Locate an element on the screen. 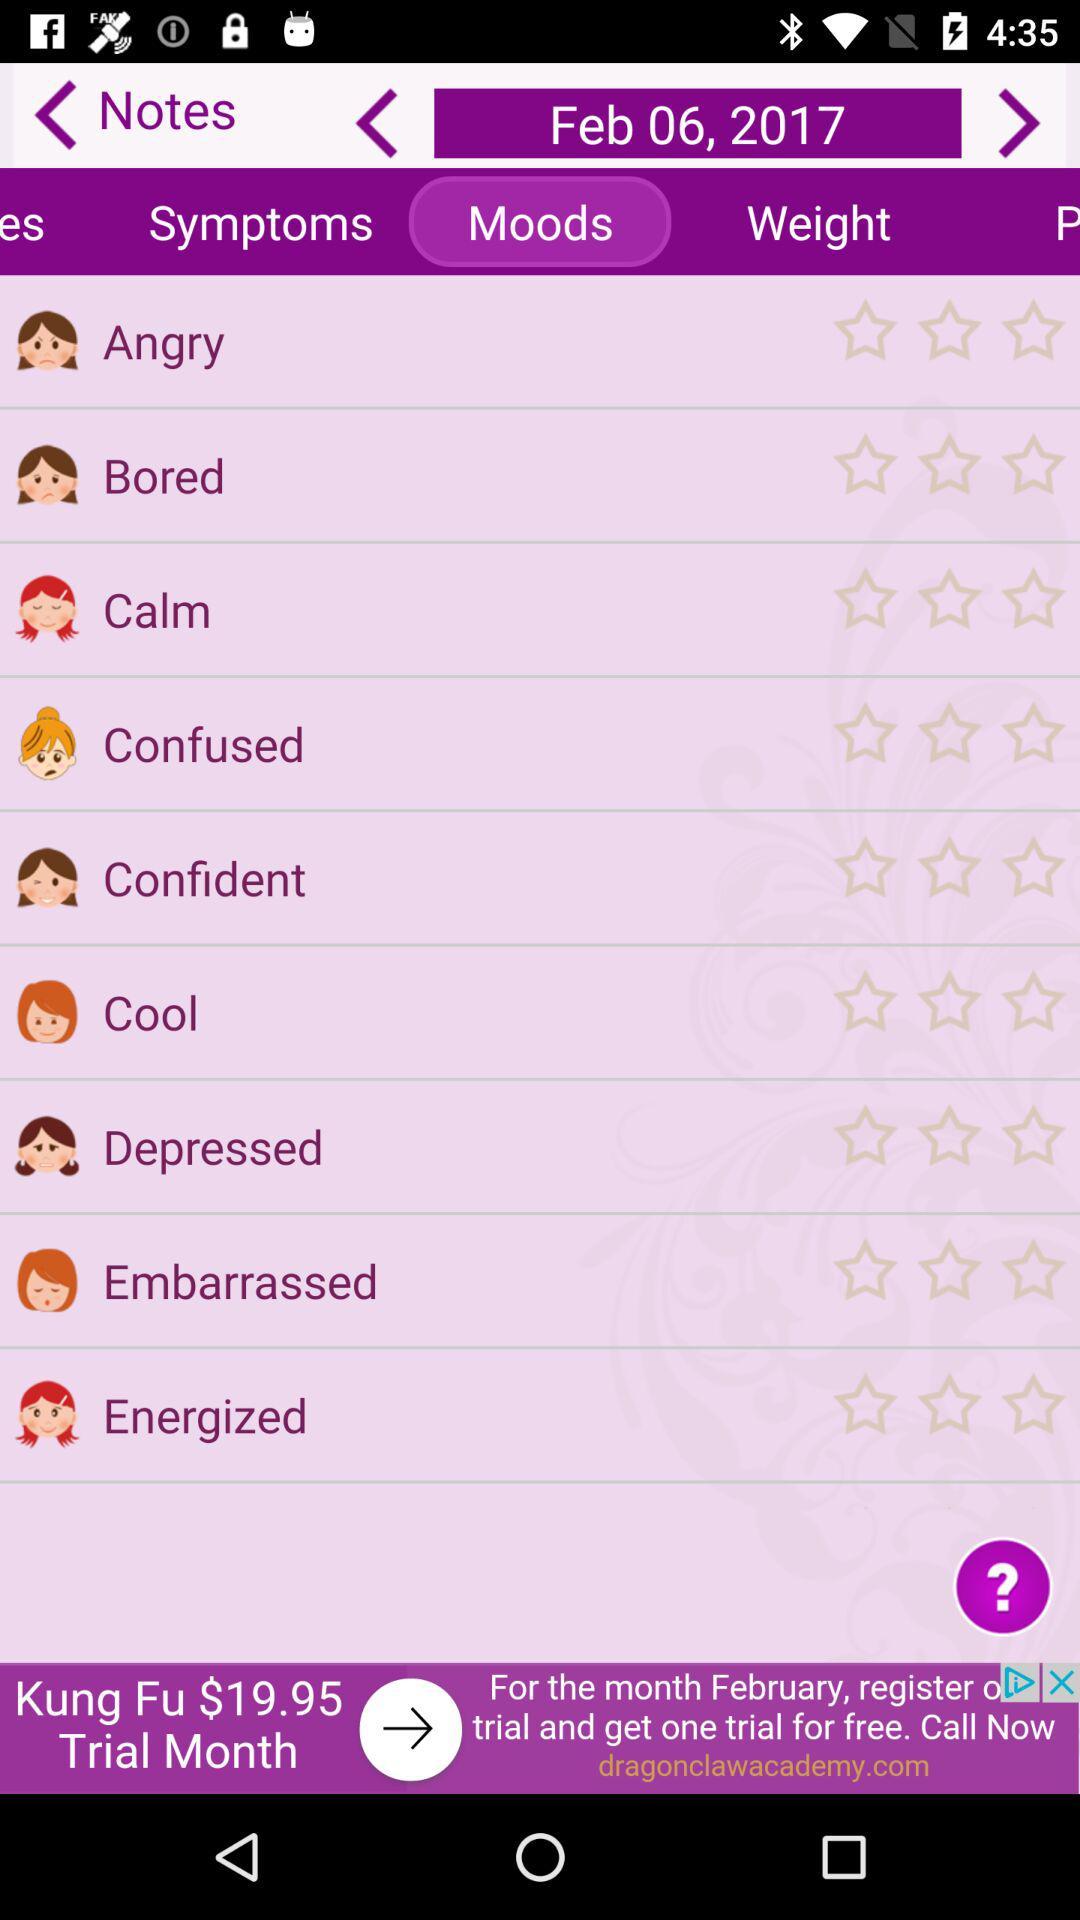 The height and width of the screenshot is (1920, 1080). the arrow_forward icon is located at coordinates (1019, 122).